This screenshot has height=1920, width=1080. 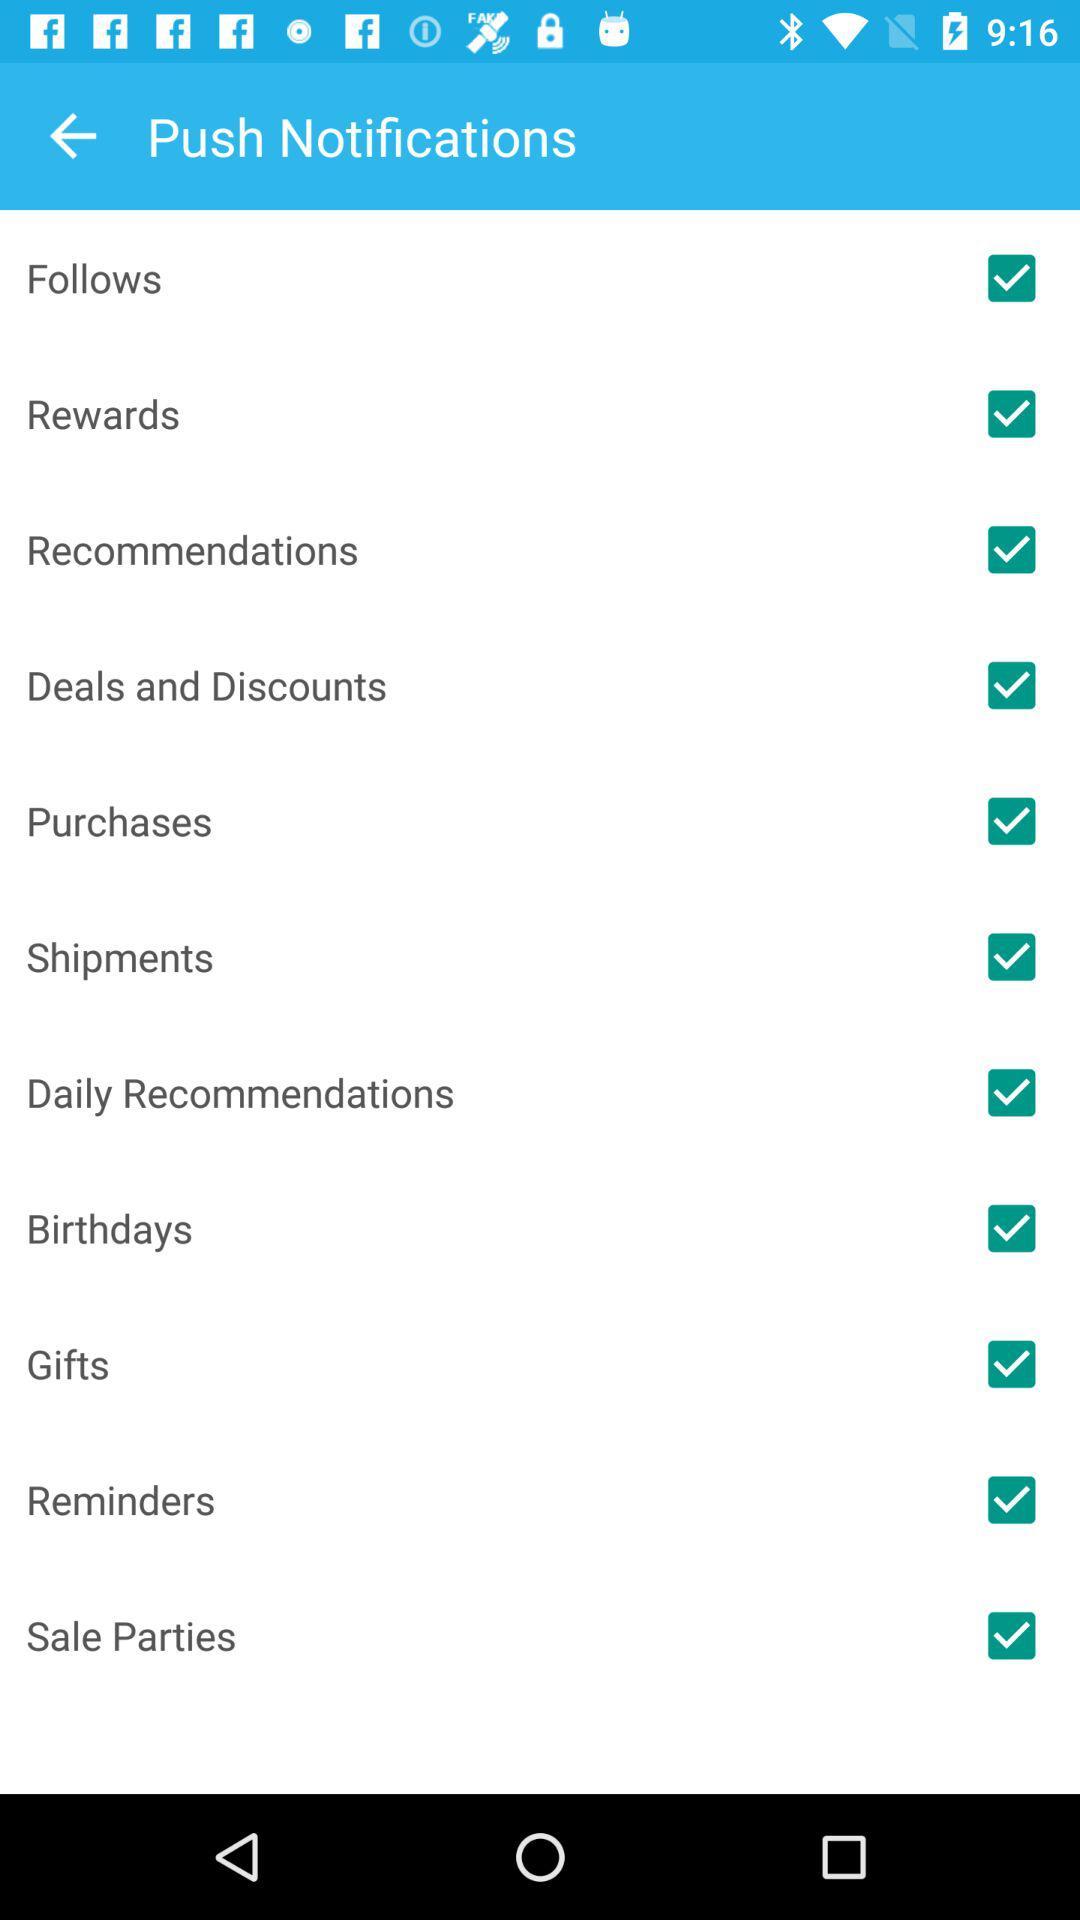 What do you see at coordinates (1011, 1499) in the screenshot?
I see `turn reminder push notifications on or off` at bounding box center [1011, 1499].